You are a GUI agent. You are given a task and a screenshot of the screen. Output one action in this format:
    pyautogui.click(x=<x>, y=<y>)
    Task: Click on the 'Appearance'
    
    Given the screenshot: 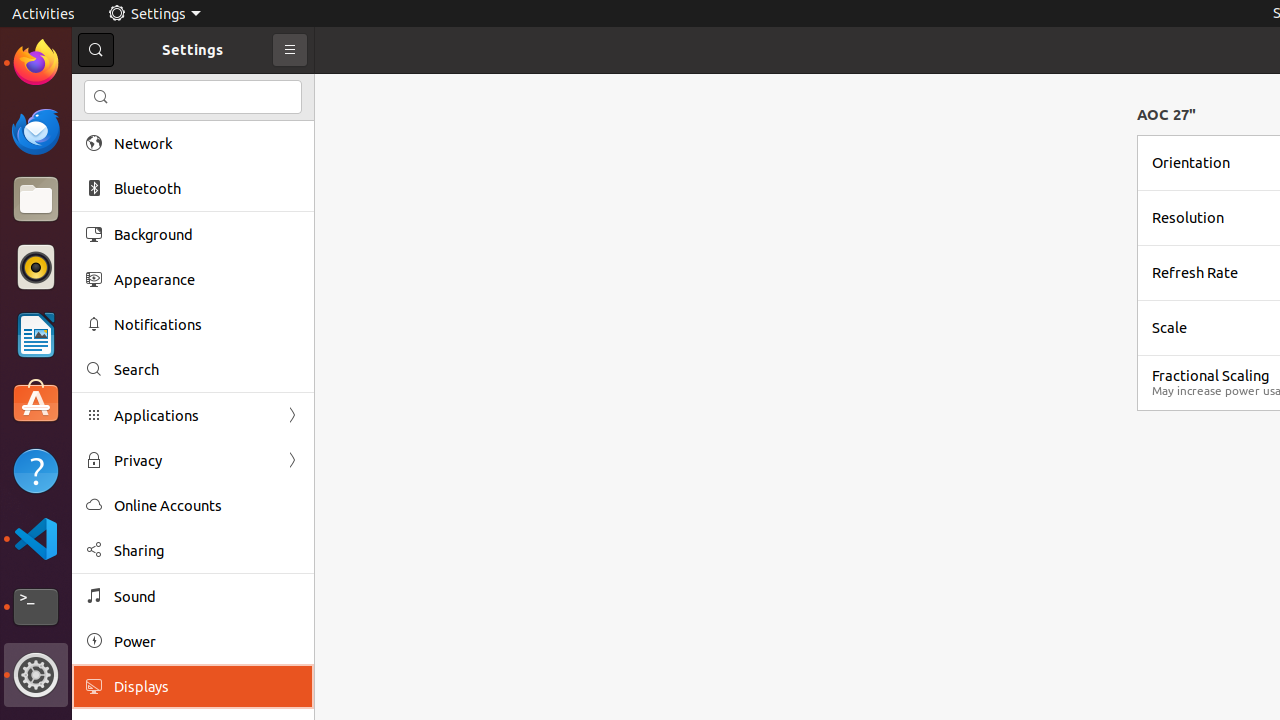 What is the action you would take?
    pyautogui.click(x=206, y=279)
    